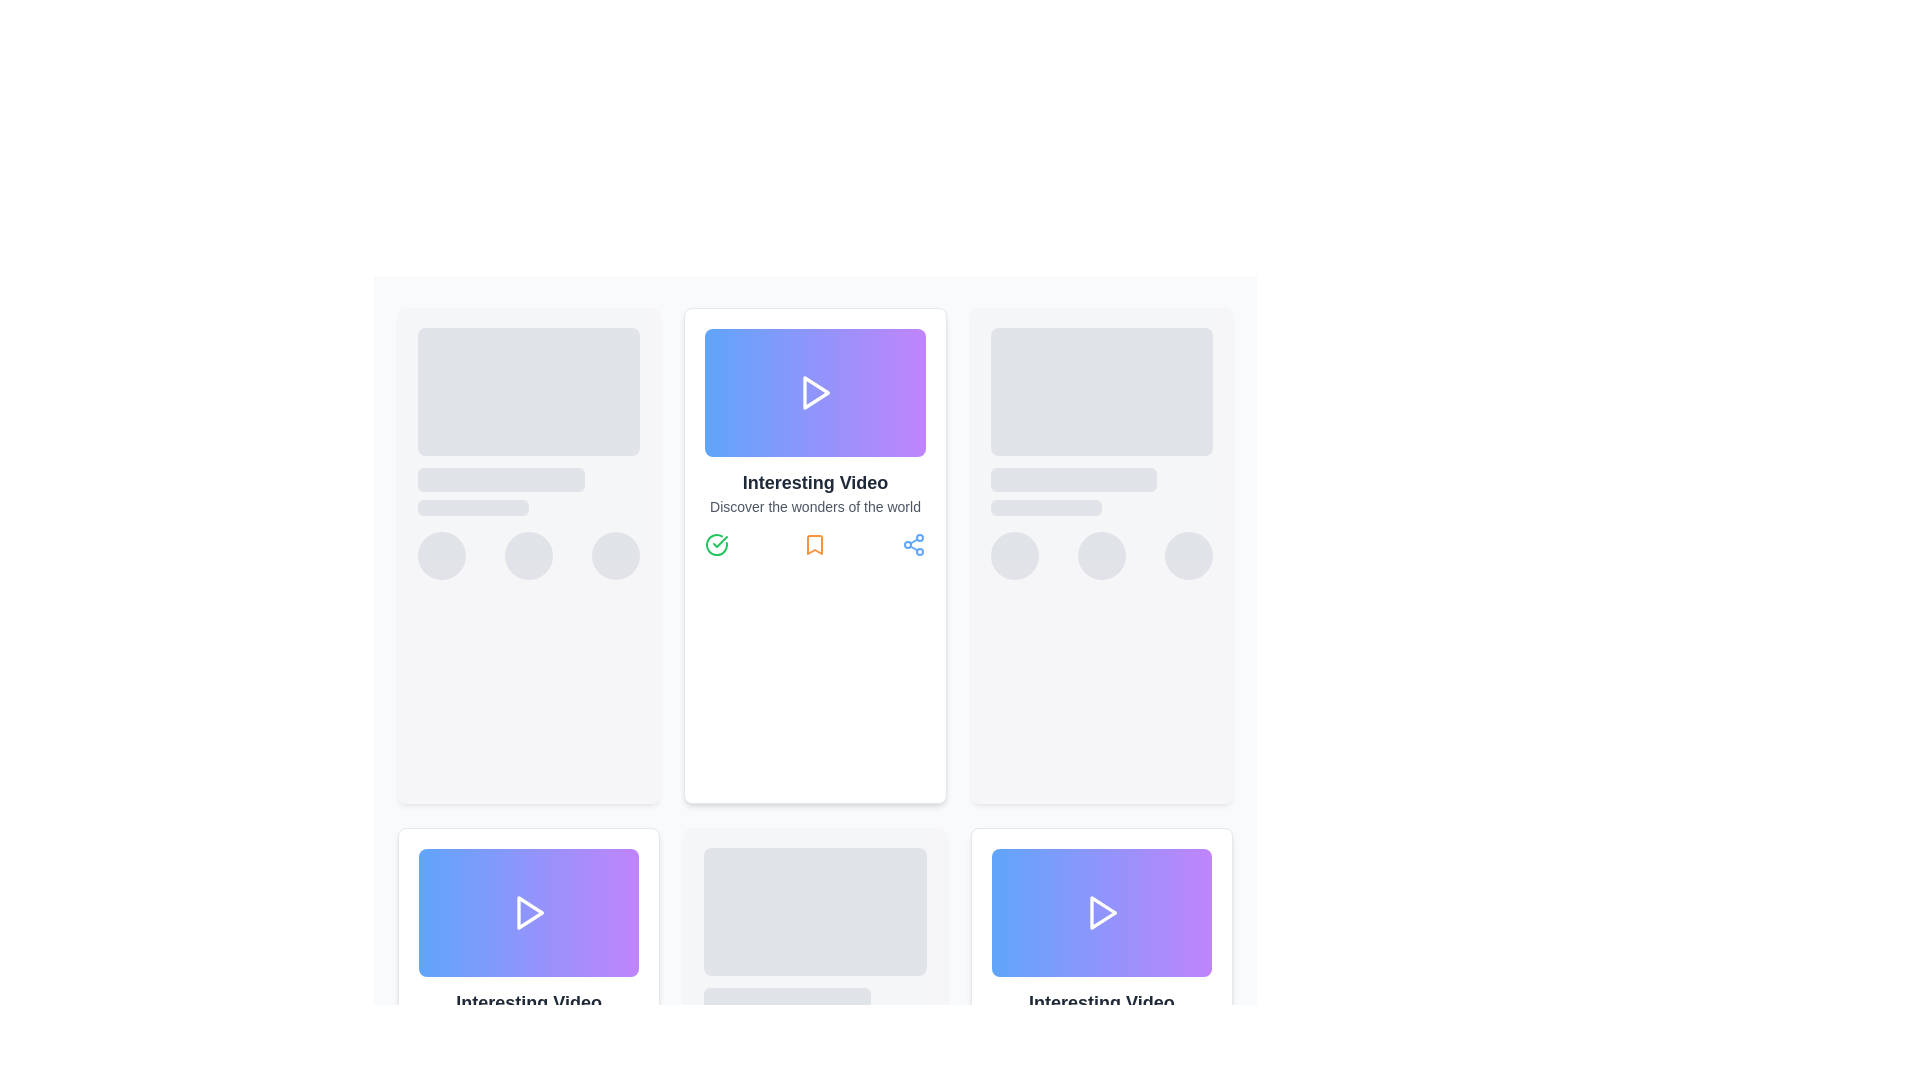 This screenshot has height=1080, width=1920. What do you see at coordinates (815, 544) in the screenshot?
I see `the orange bookmark icon located beneath the 'Interesting Video' heading to bookmark the associated content` at bounding box center [815, 544].